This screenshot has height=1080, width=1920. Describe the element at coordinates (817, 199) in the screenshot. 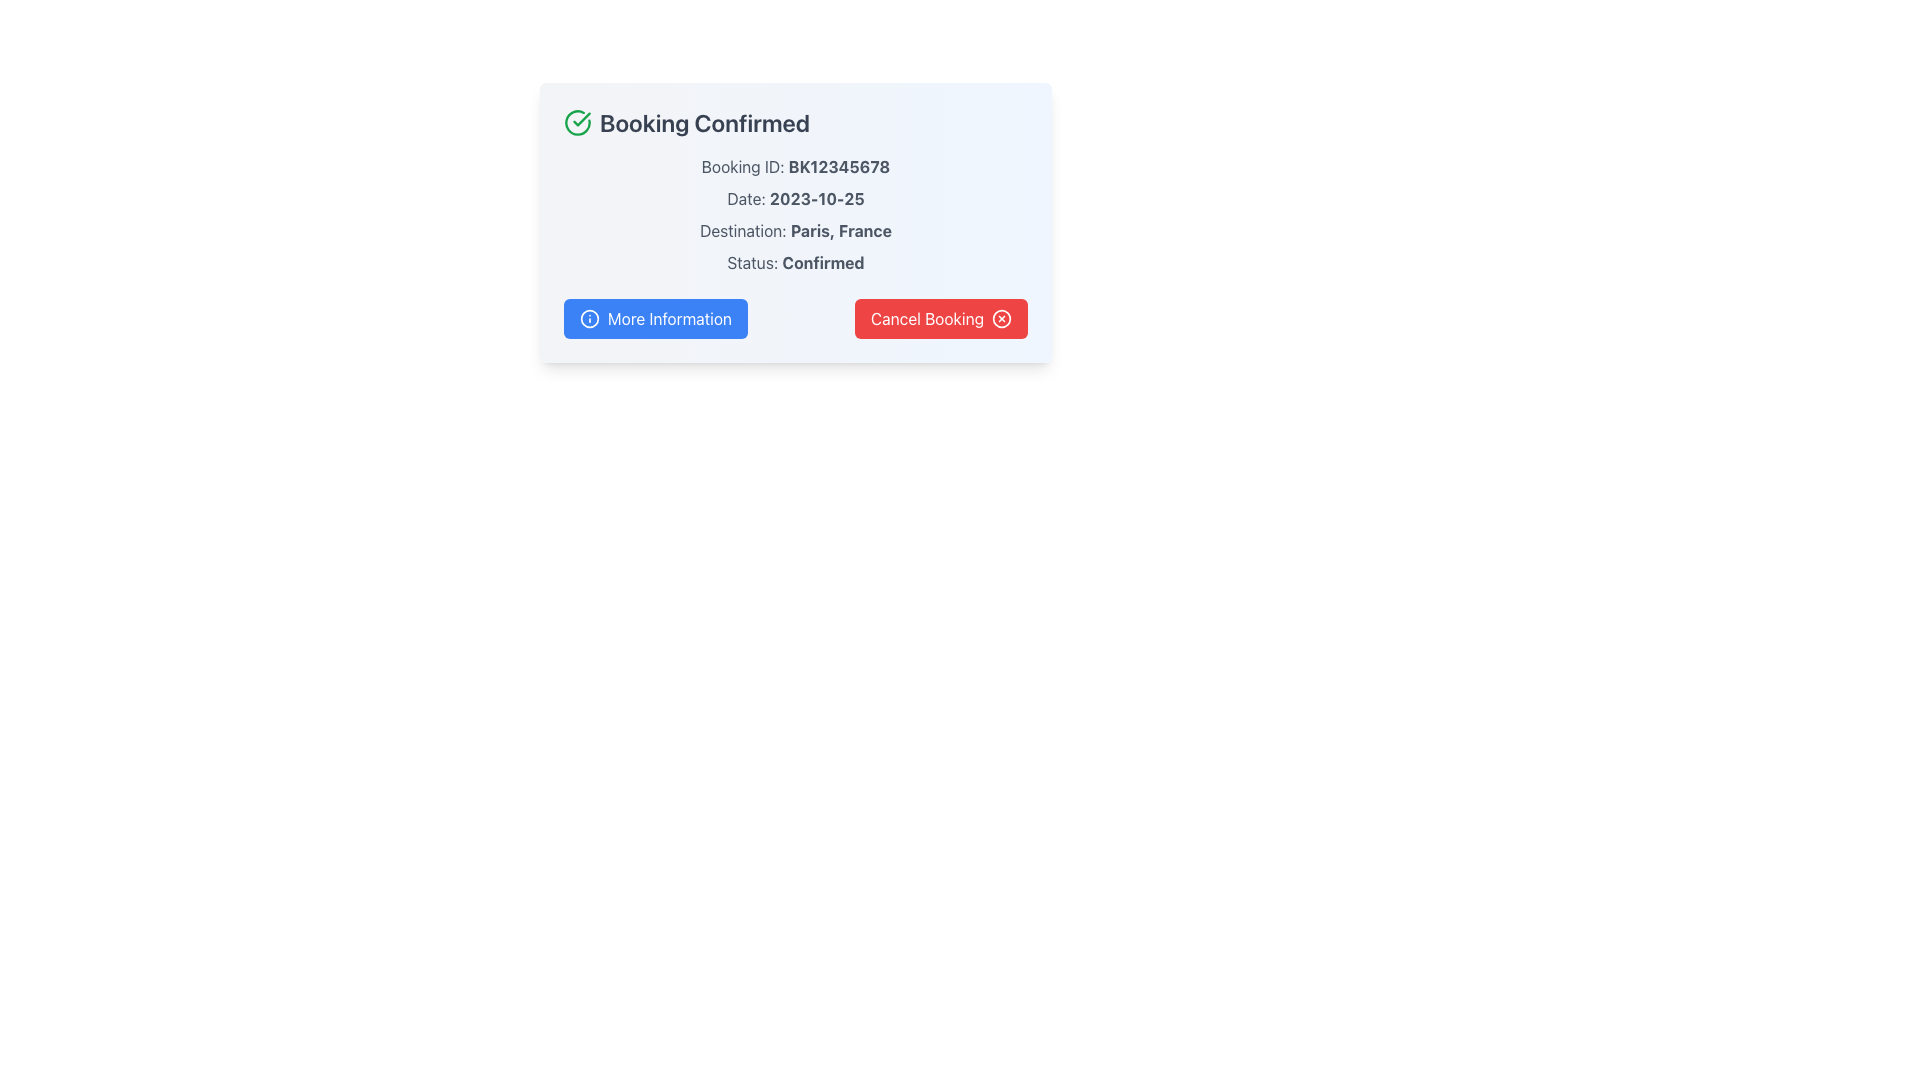

I see `the static text label displaying '2023-10-25', which is located in the middle section of a light blue card interface, to the right of the label 'Date:'` at that location.